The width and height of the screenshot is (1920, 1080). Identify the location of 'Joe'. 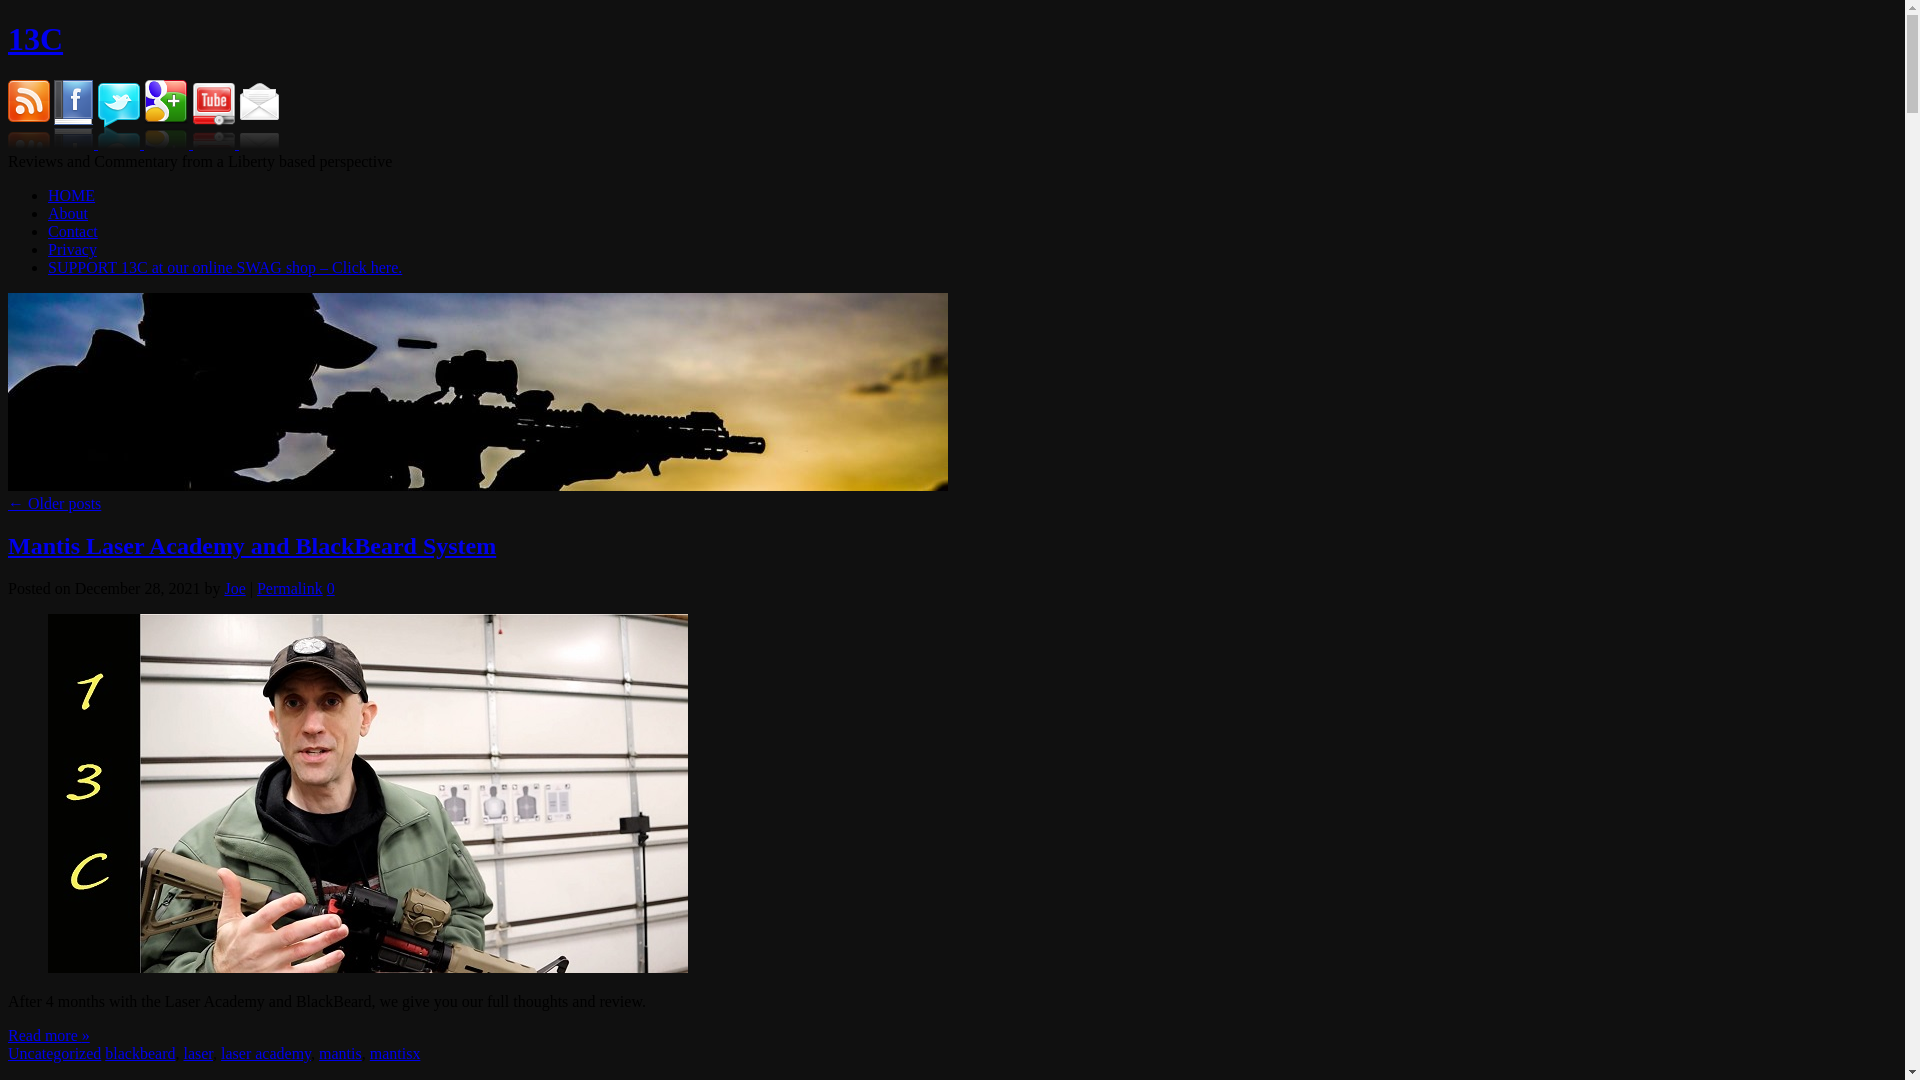
(234, 587).